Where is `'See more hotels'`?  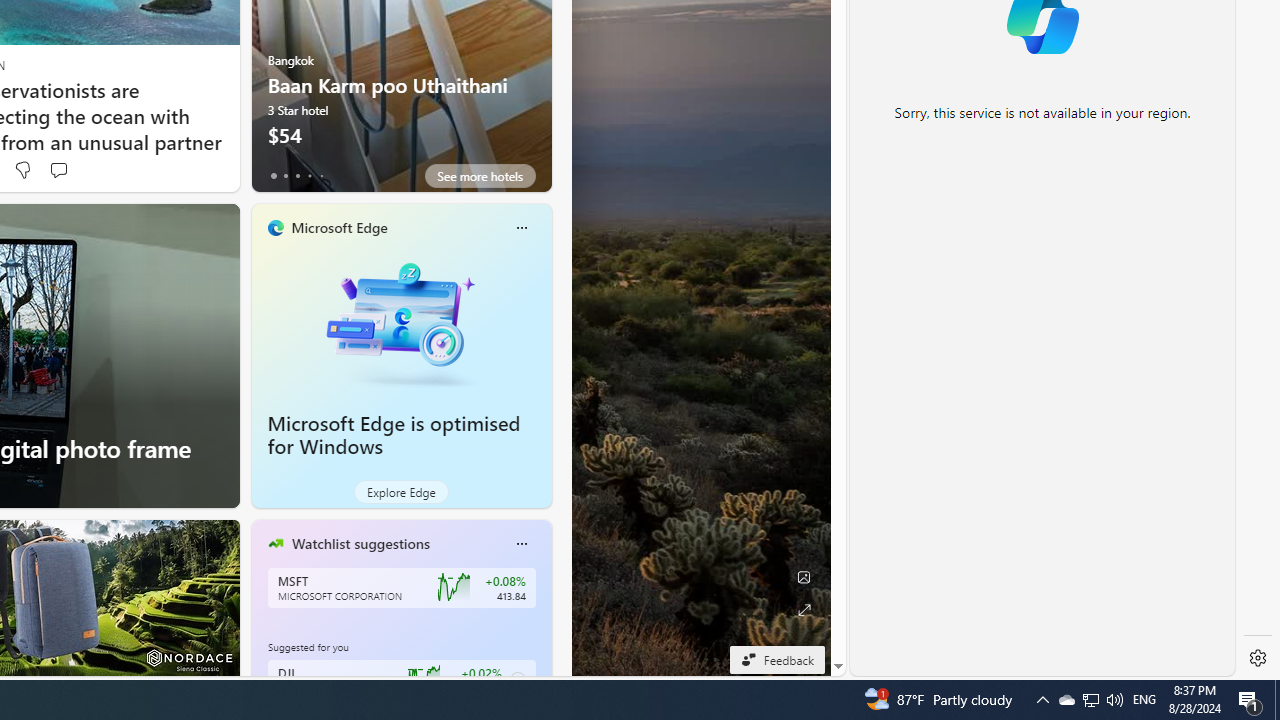
'See more hotels' is located at coordinates (480, 175).